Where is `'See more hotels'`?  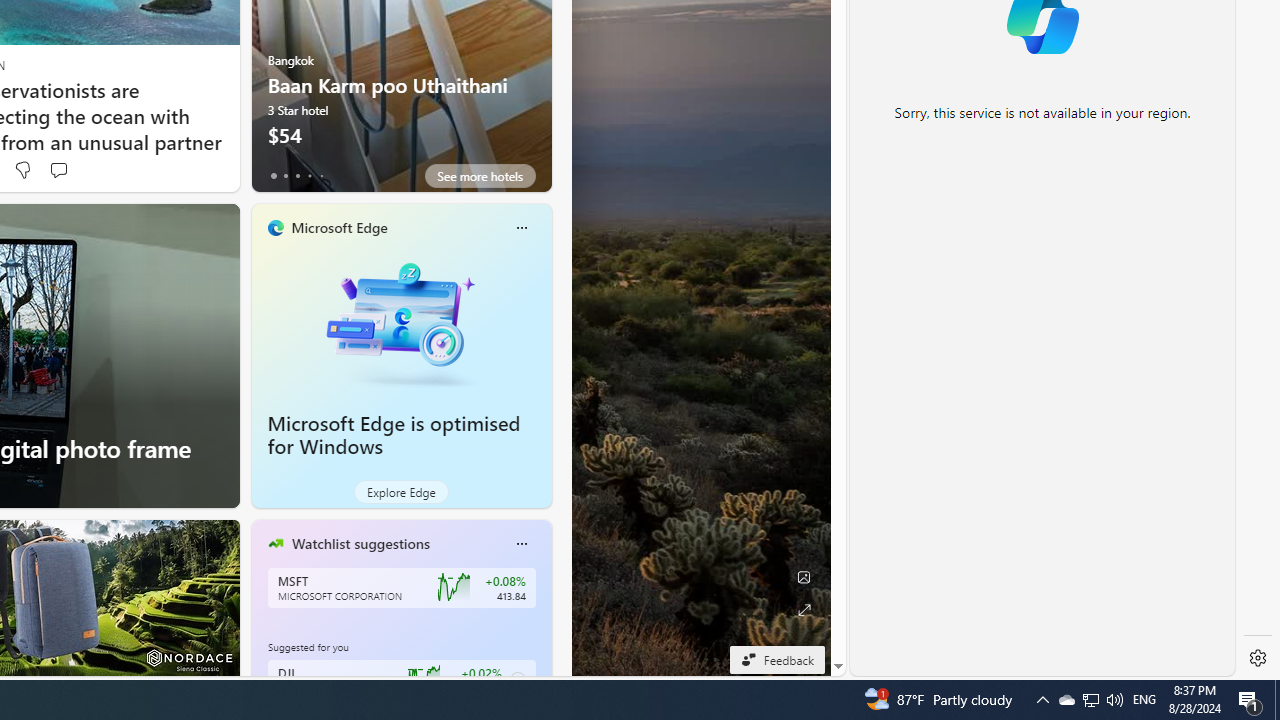
'See more hotels' is located at coordinates (480, 175).